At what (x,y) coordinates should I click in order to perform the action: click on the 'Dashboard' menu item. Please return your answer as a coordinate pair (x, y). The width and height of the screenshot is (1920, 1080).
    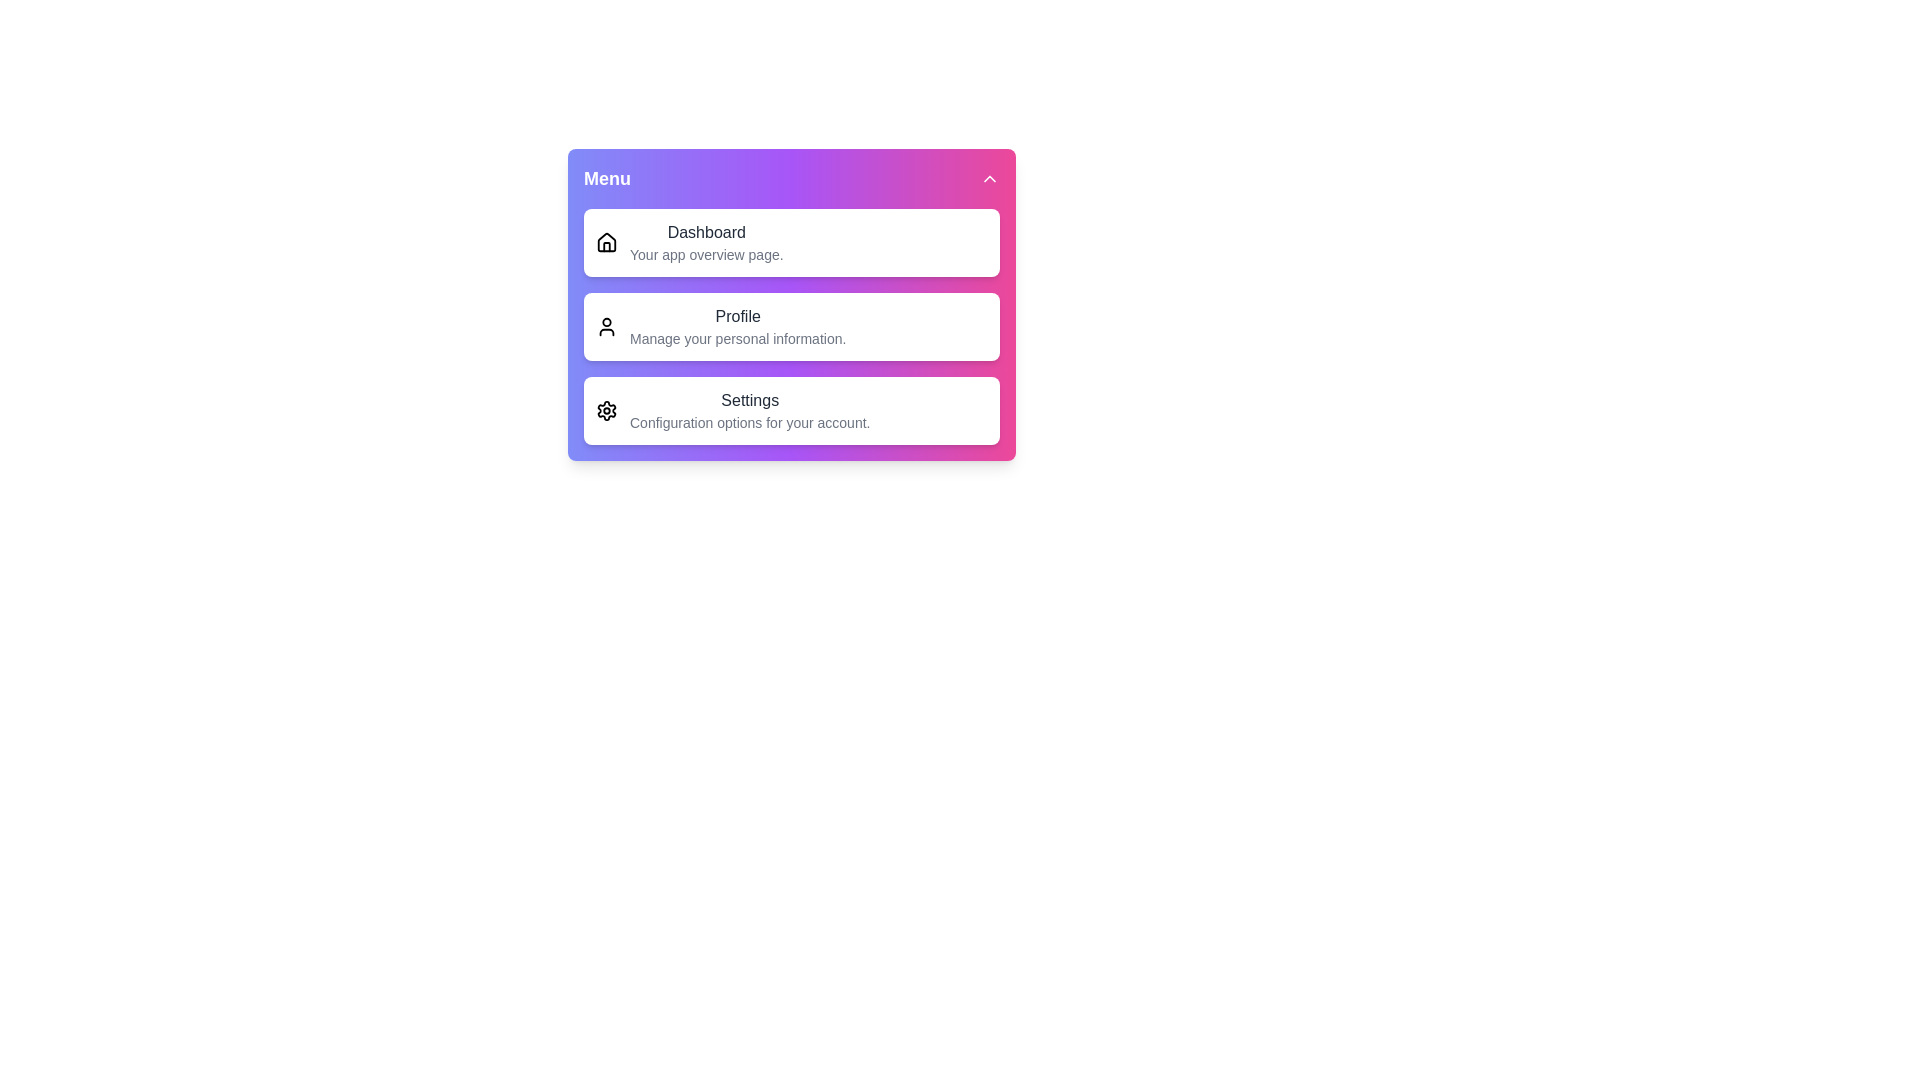
    Looking at the image, I should click on (791, 242).